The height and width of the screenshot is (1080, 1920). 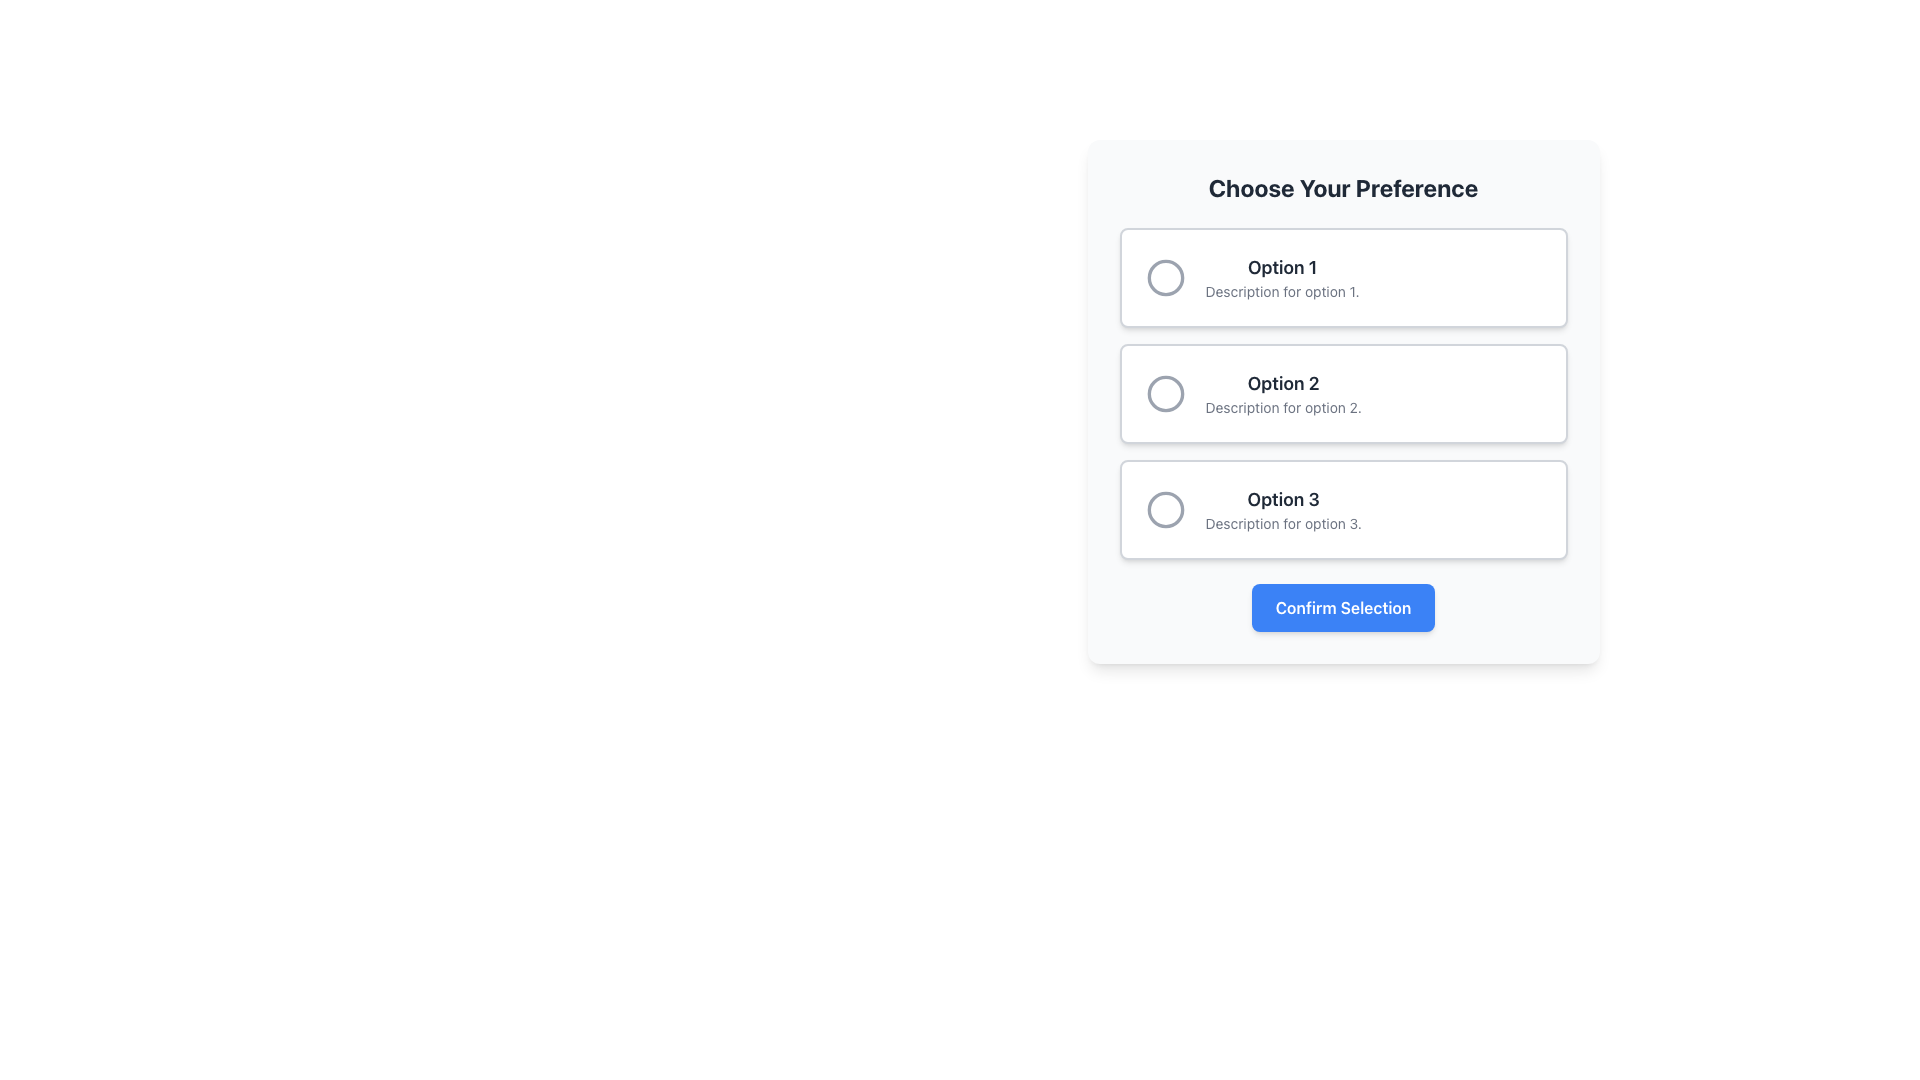 What do you see at coordinates (1343, 607) in the screenshot?
I see `the blue button labeled 'Confirm Selection'` at bounding box center [1343, 607].